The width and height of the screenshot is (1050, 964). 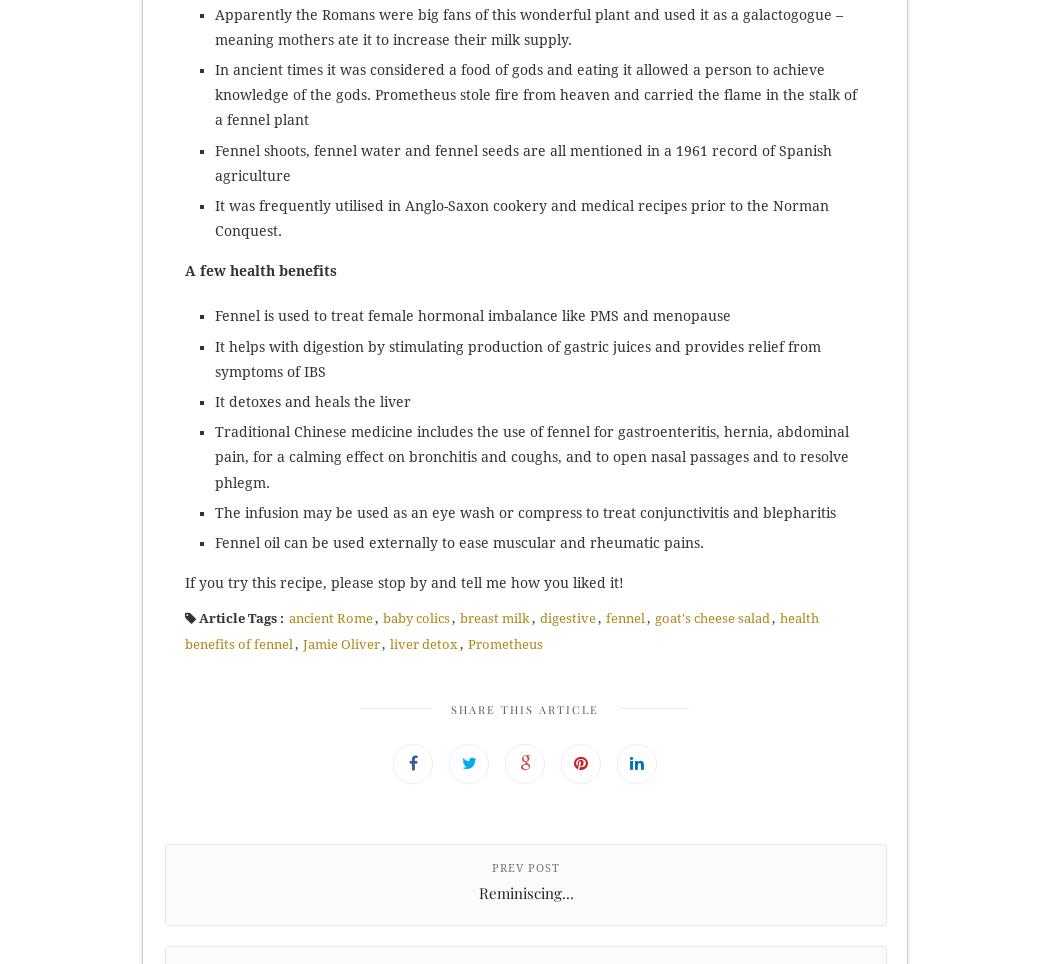 What do you see at coordinates (525, 510) in the screenshot?
I see `'The infusion may be used as an eye wash or compress to treat conjunctivitis and blepharitis'` at bounding box center [525, 510].